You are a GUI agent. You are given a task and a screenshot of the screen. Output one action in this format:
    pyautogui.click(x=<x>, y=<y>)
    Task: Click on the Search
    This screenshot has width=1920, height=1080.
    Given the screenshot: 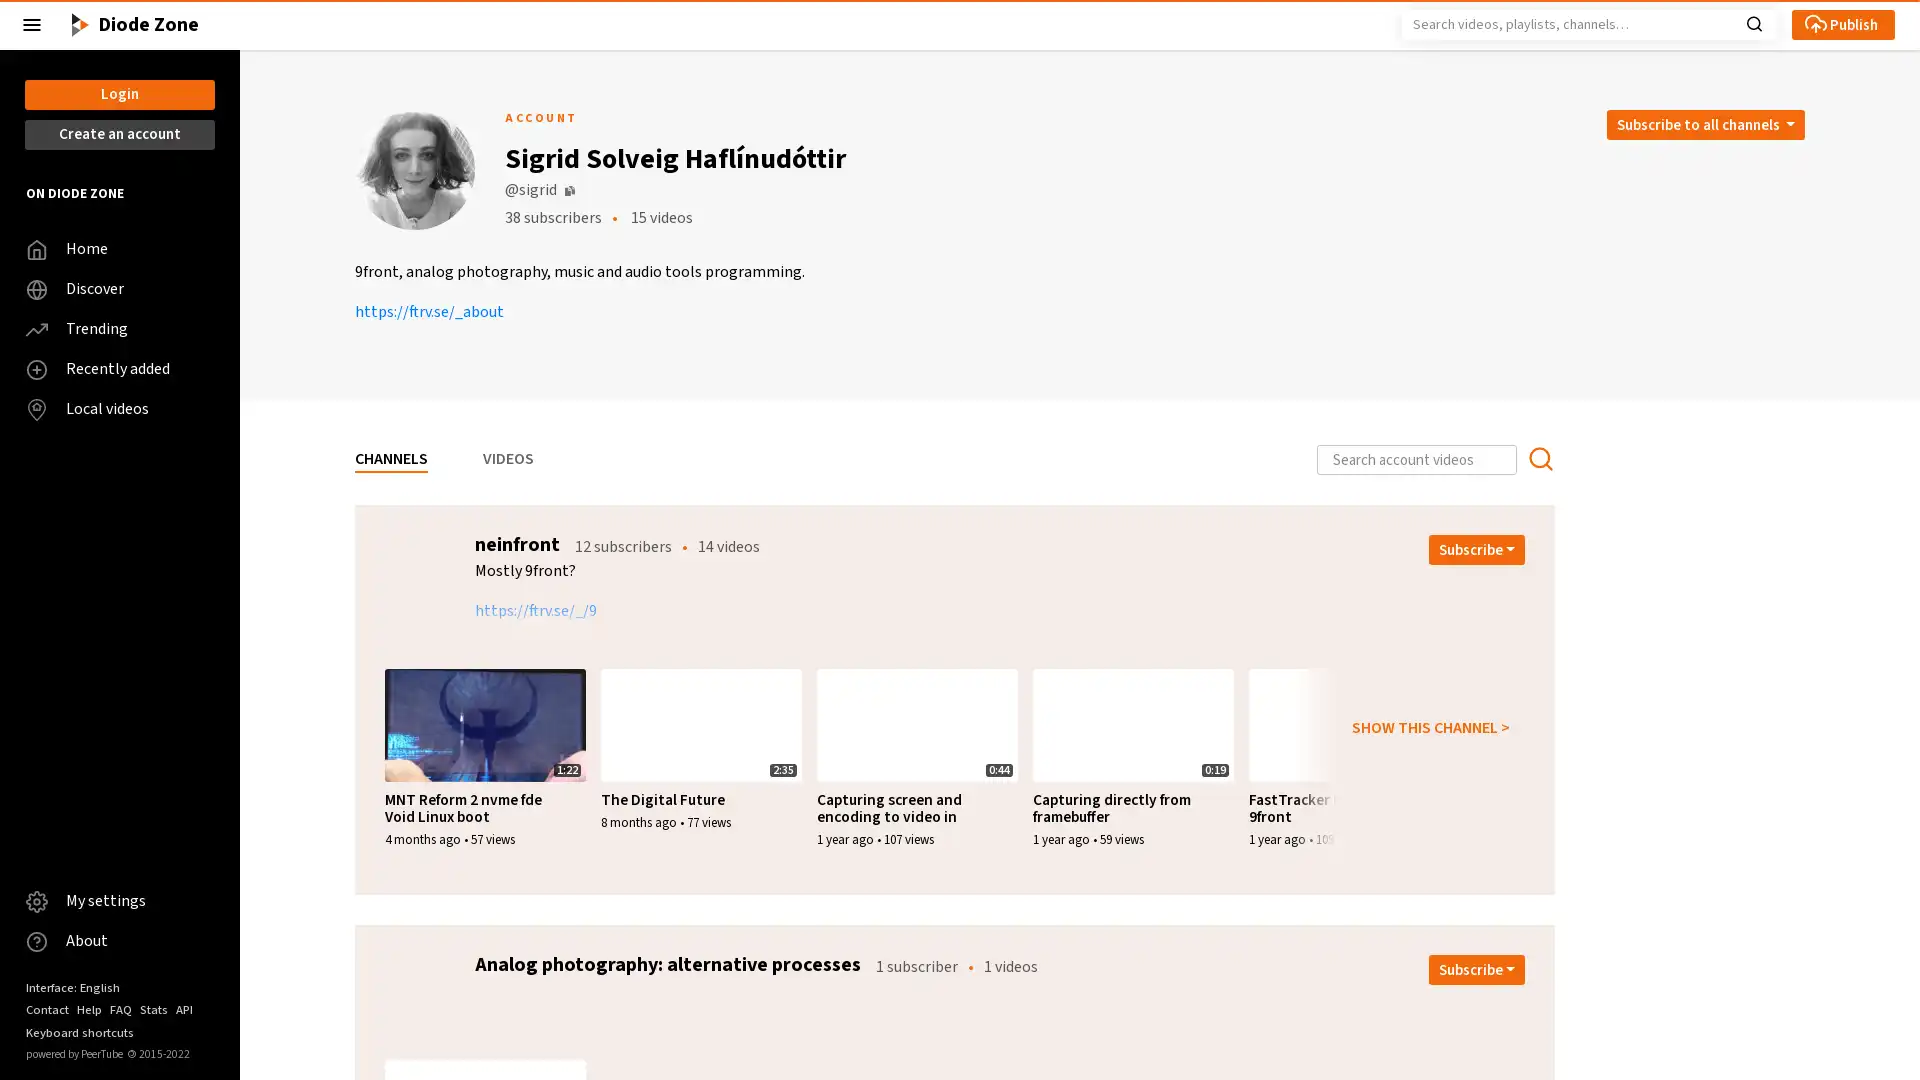 What is the action you would take?
    pyautogui.click(x=1539, y=459)
    